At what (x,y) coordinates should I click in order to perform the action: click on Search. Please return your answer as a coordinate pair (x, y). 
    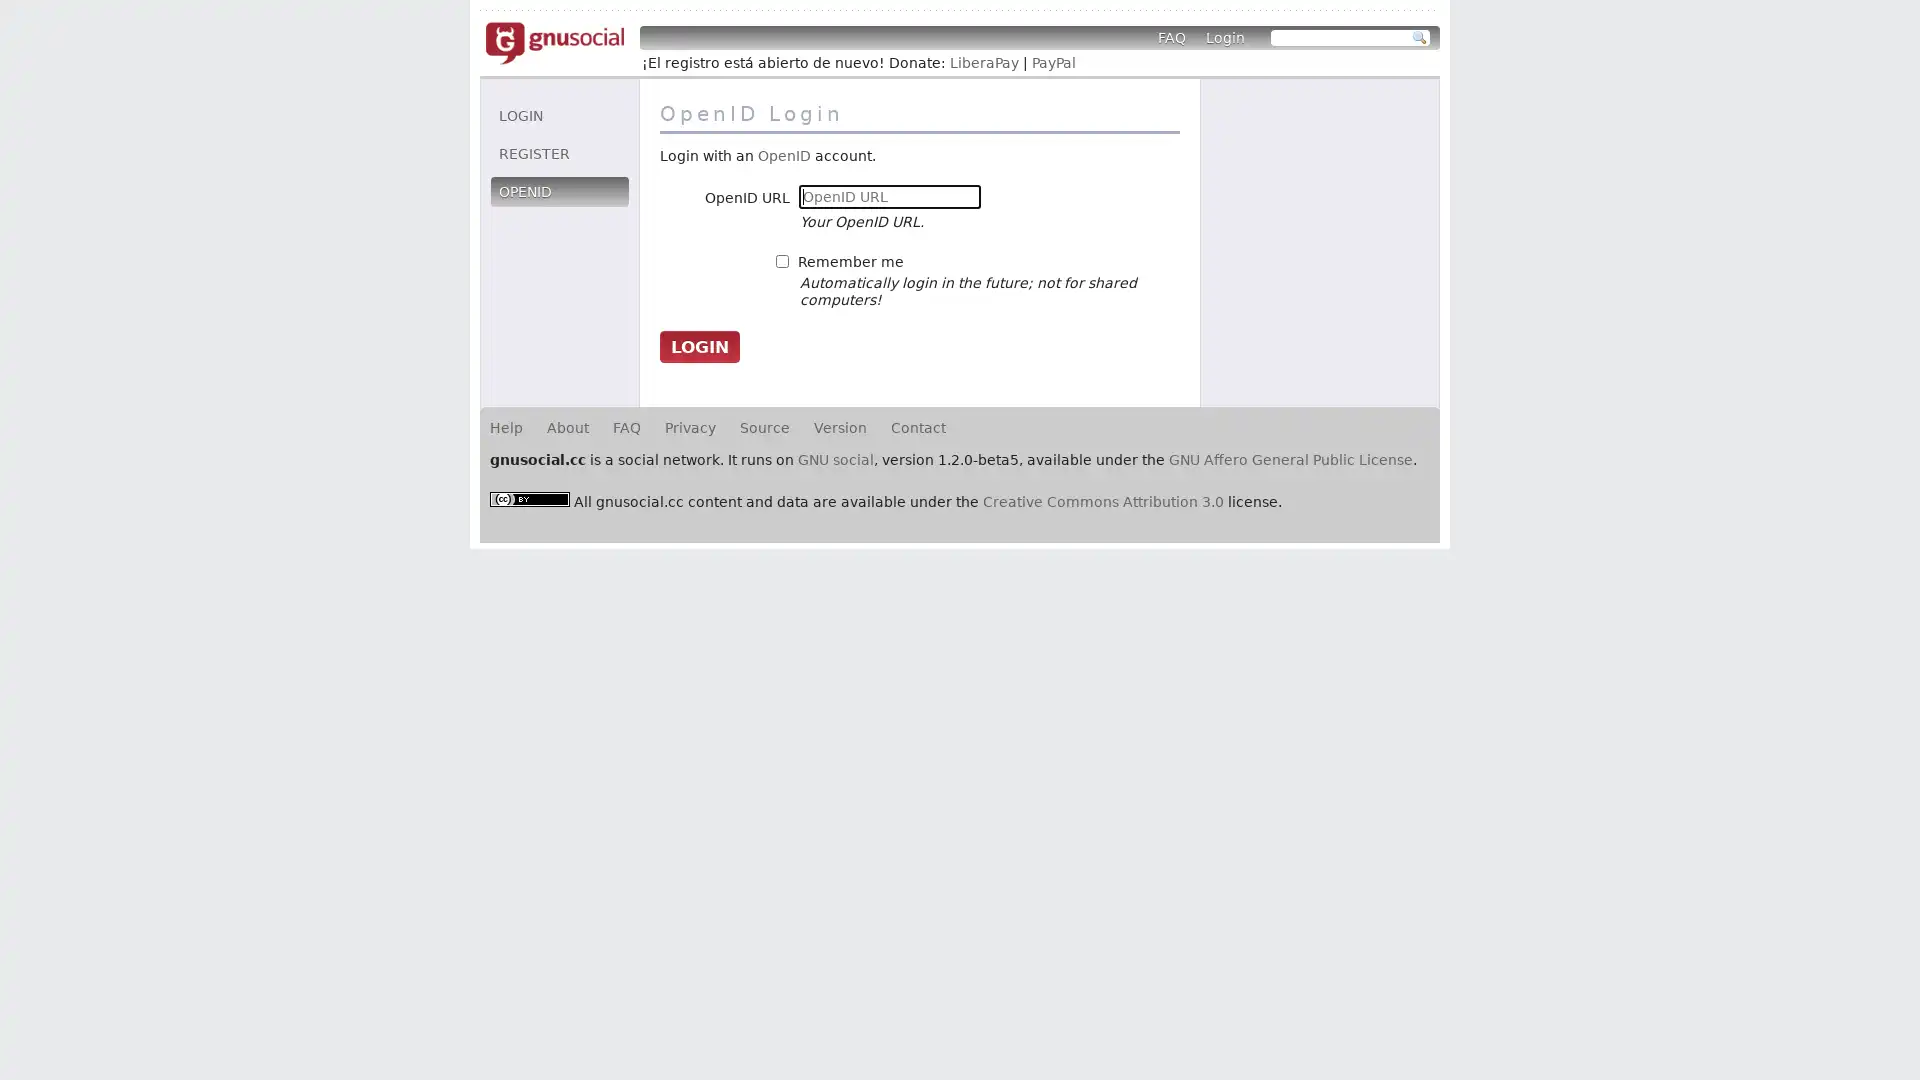
    Looking at the image, I should click on (1419, 38).